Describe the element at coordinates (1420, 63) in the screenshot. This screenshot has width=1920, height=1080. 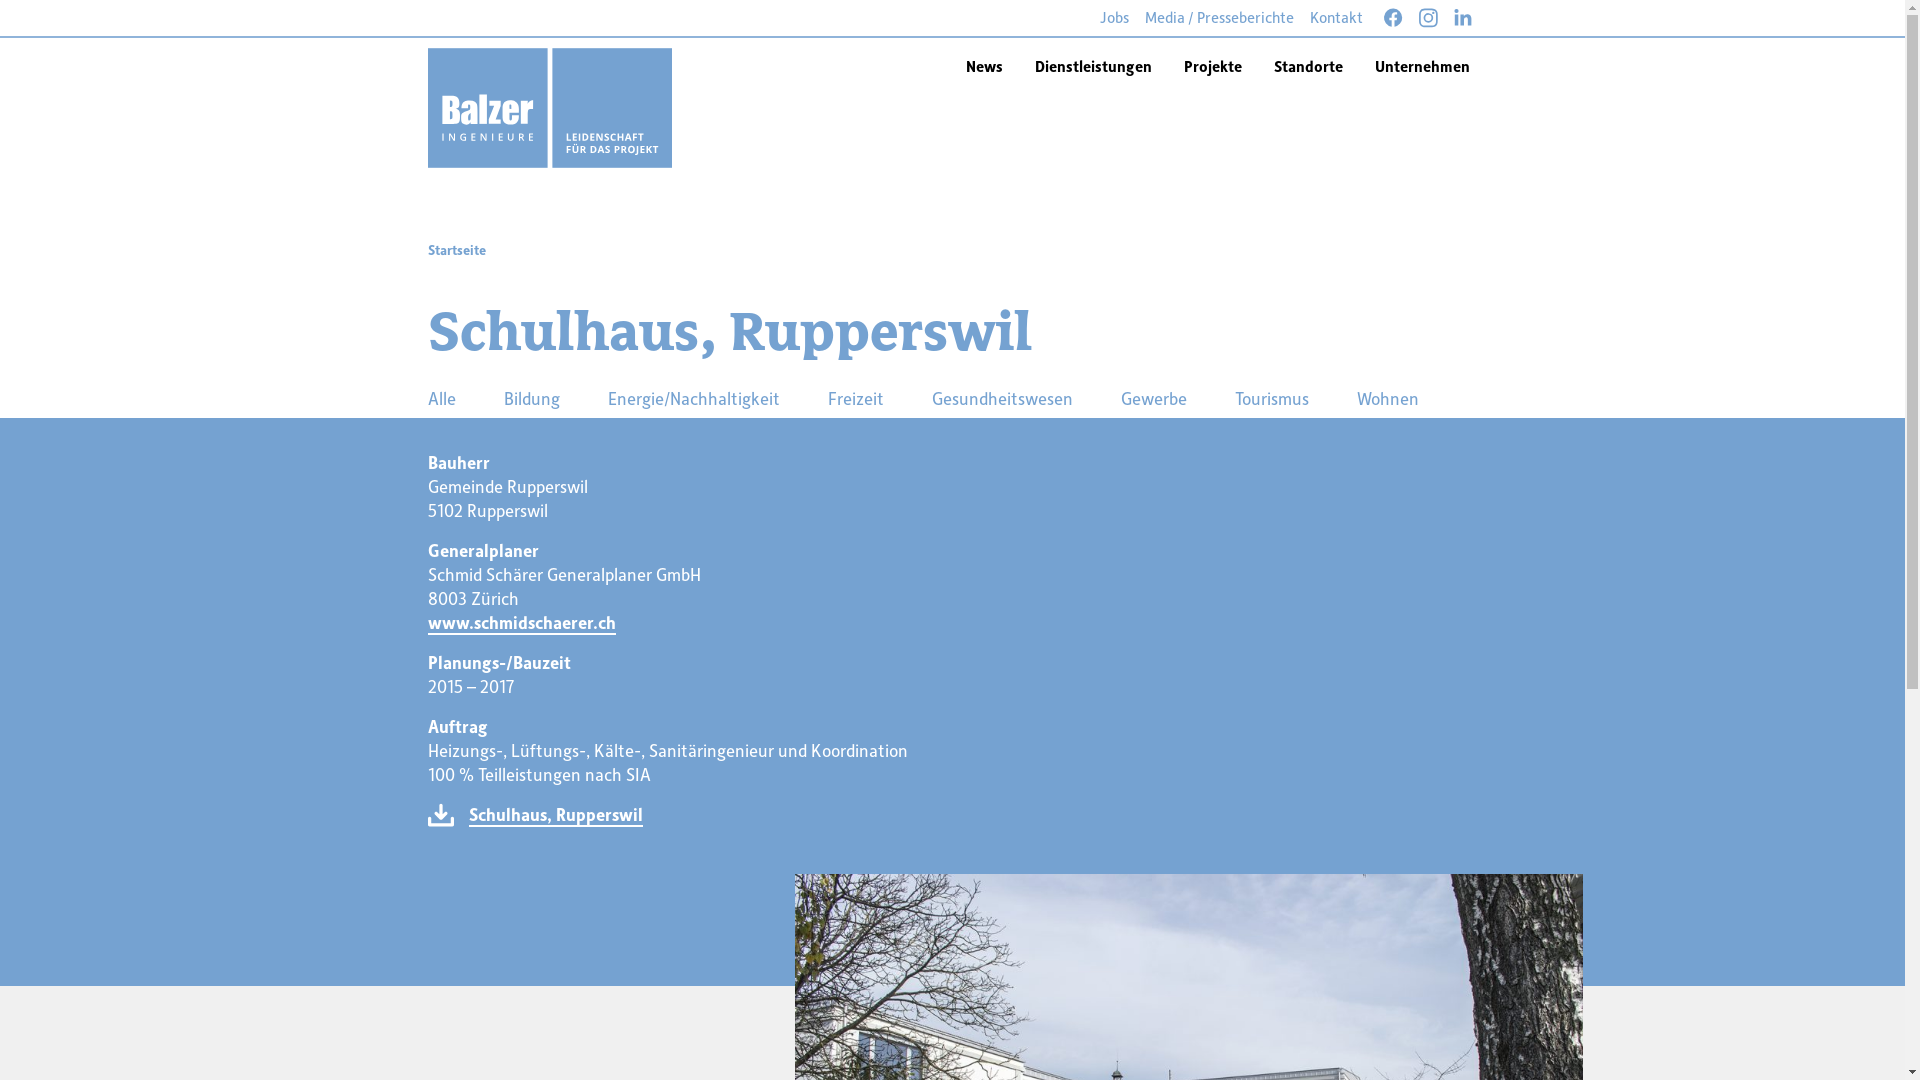
I see `'Unternehmen'` at that location.